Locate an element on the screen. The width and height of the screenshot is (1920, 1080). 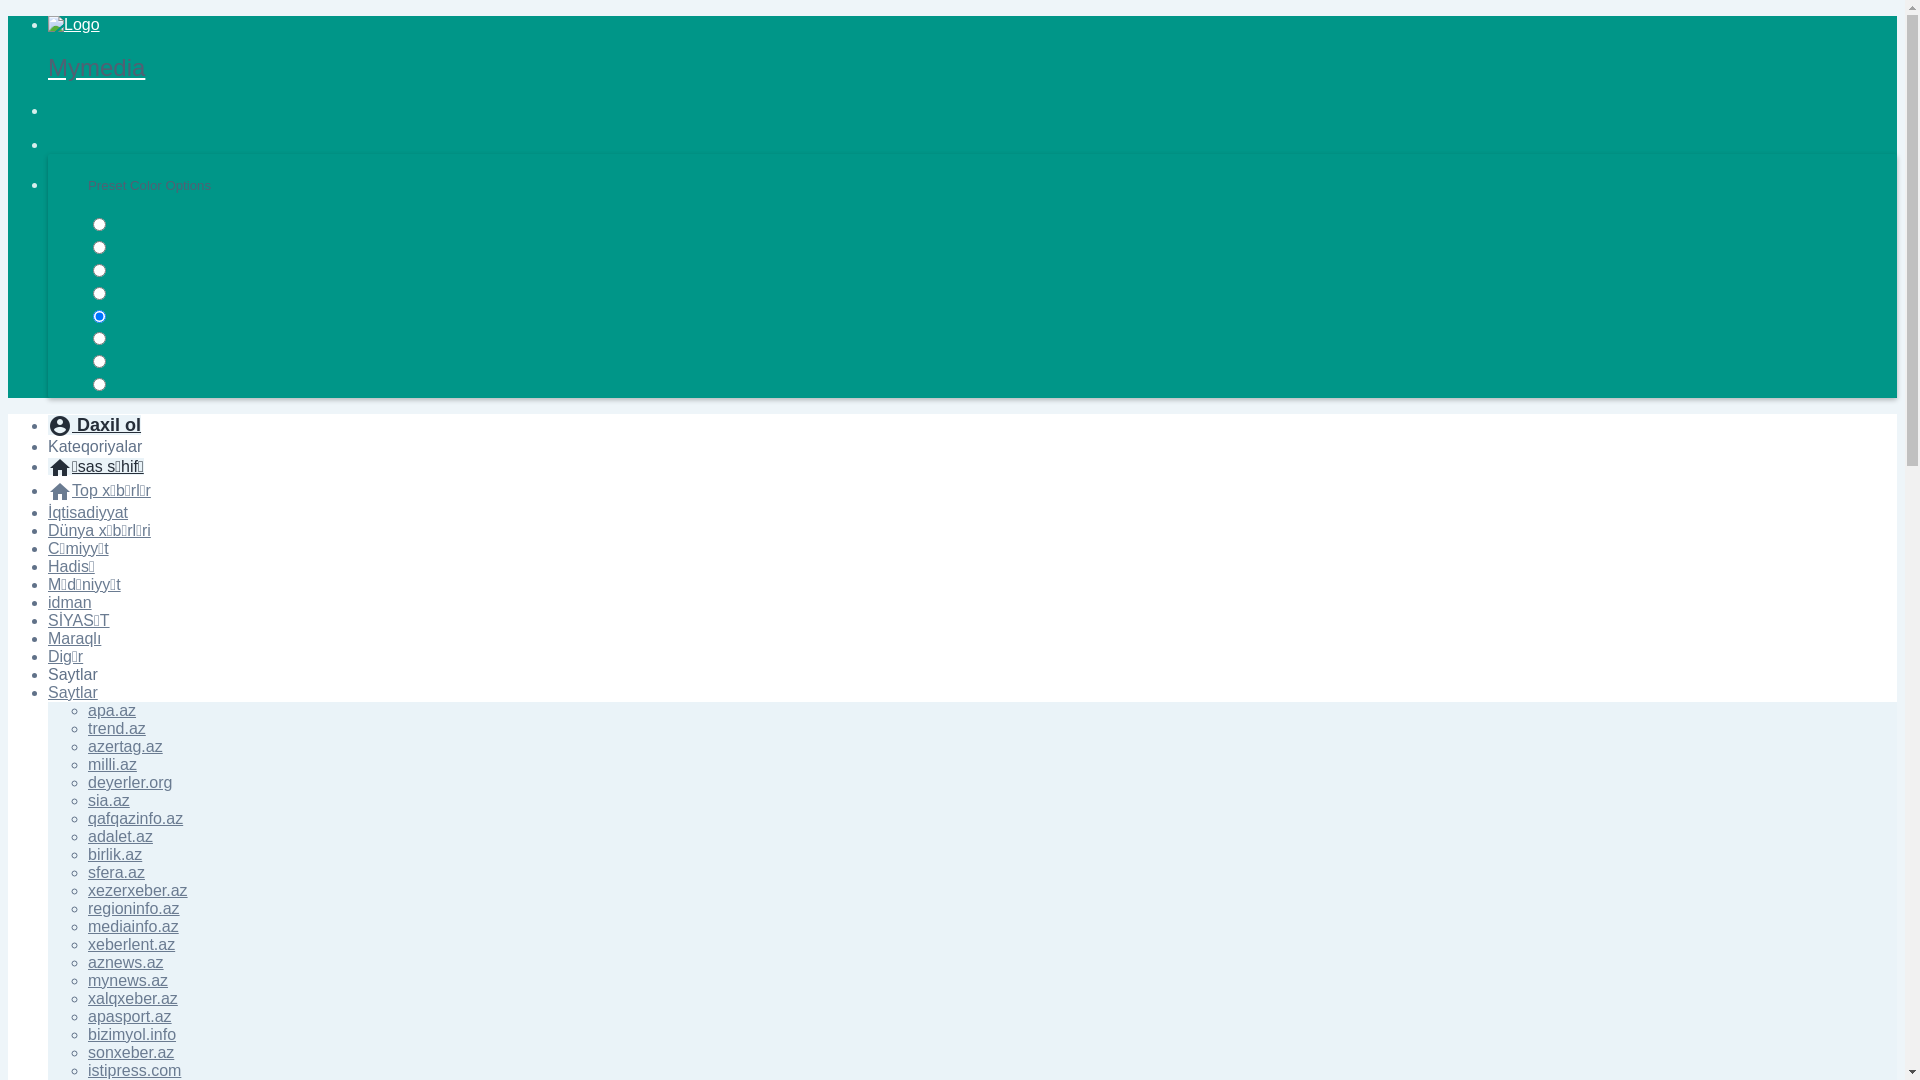
'apasport.az' is located at coordinates (128, 1016).